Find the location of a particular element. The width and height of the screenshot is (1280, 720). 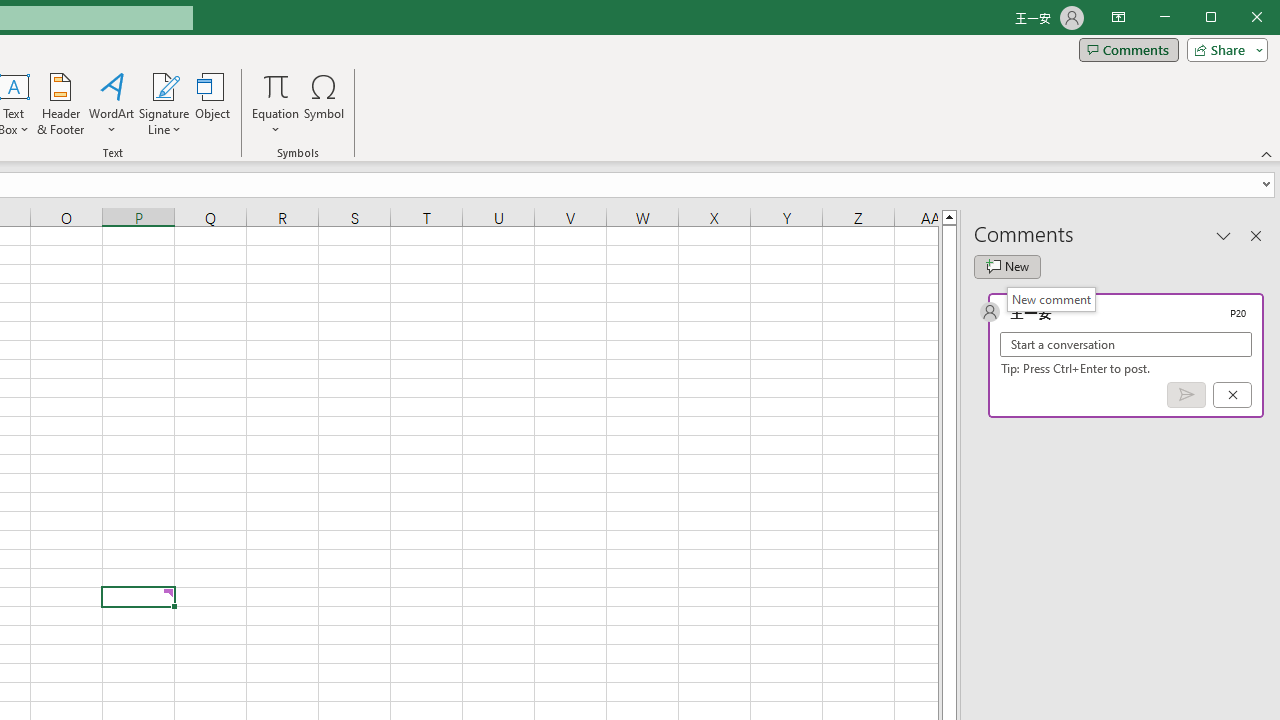

'Object...' is located at coordinates (213, 104).